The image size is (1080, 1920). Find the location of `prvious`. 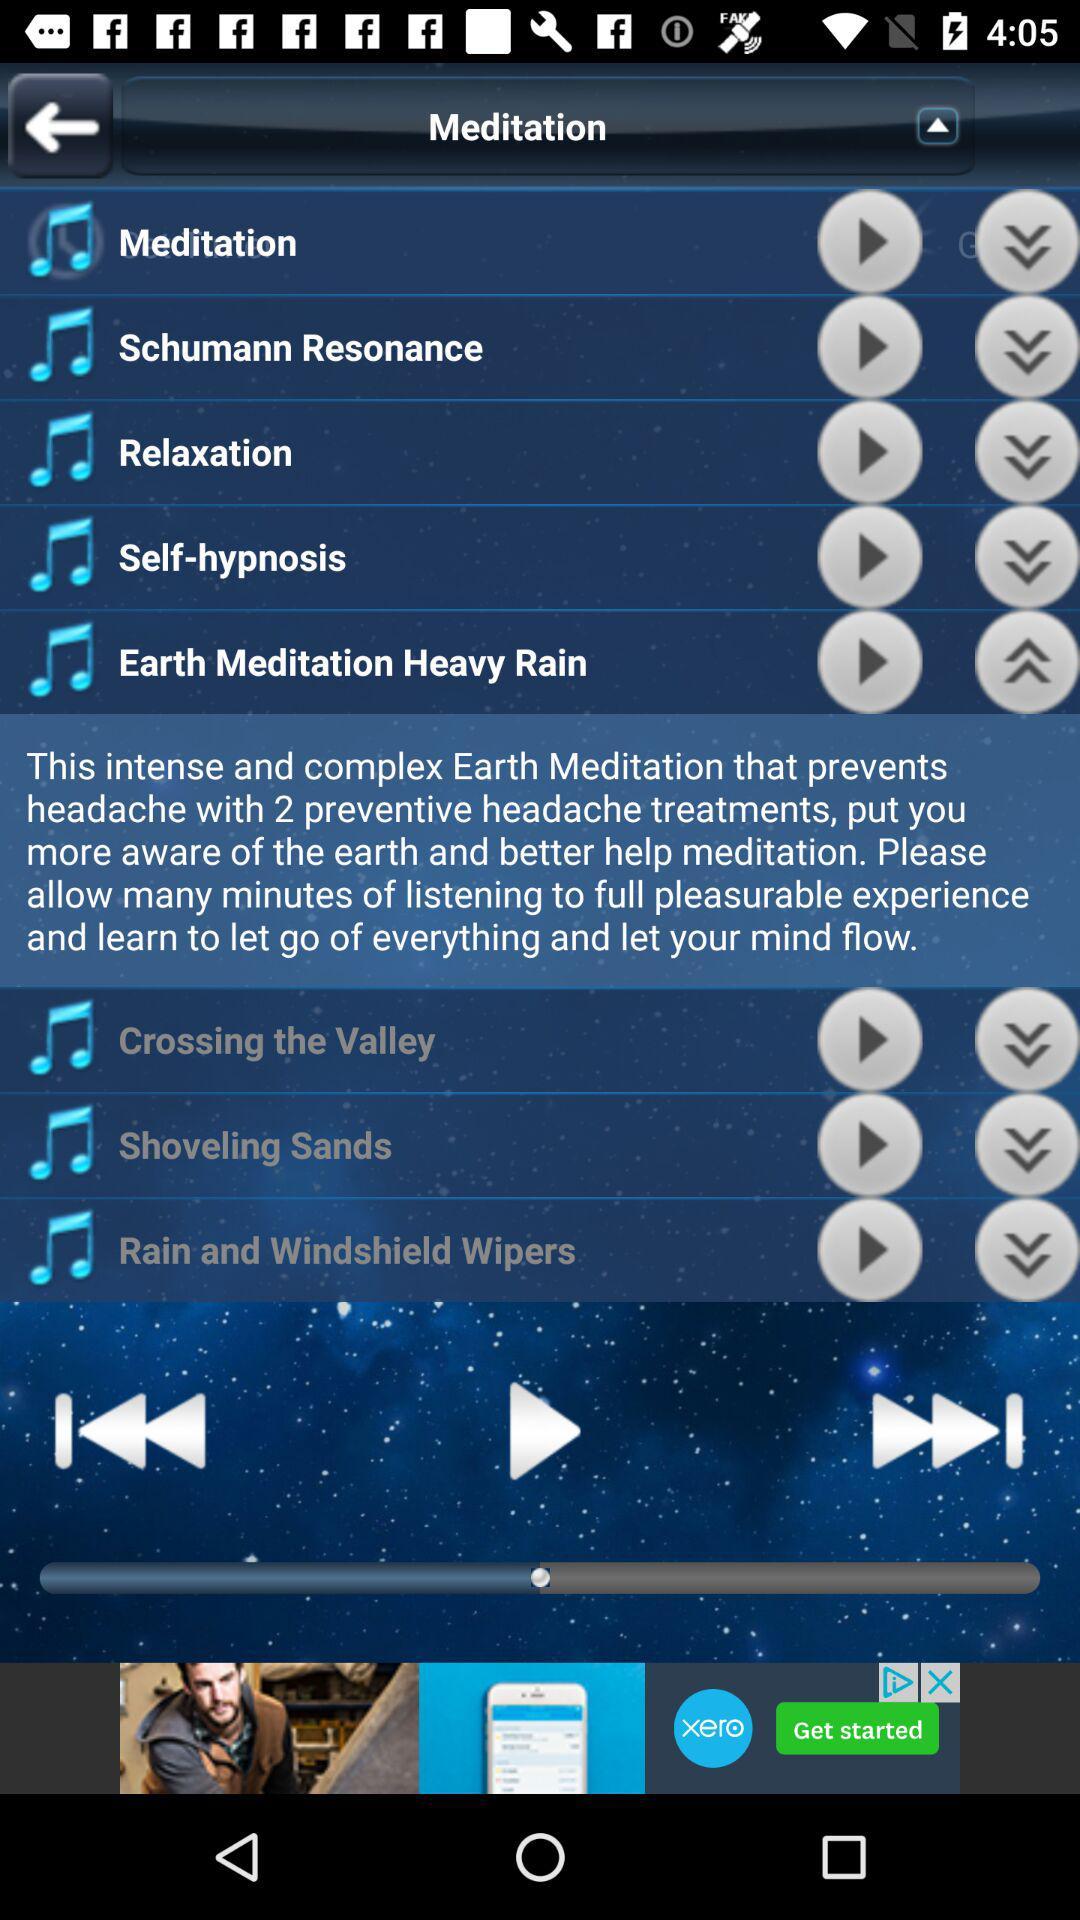

prvious is located at coordinates (1027, 1144).